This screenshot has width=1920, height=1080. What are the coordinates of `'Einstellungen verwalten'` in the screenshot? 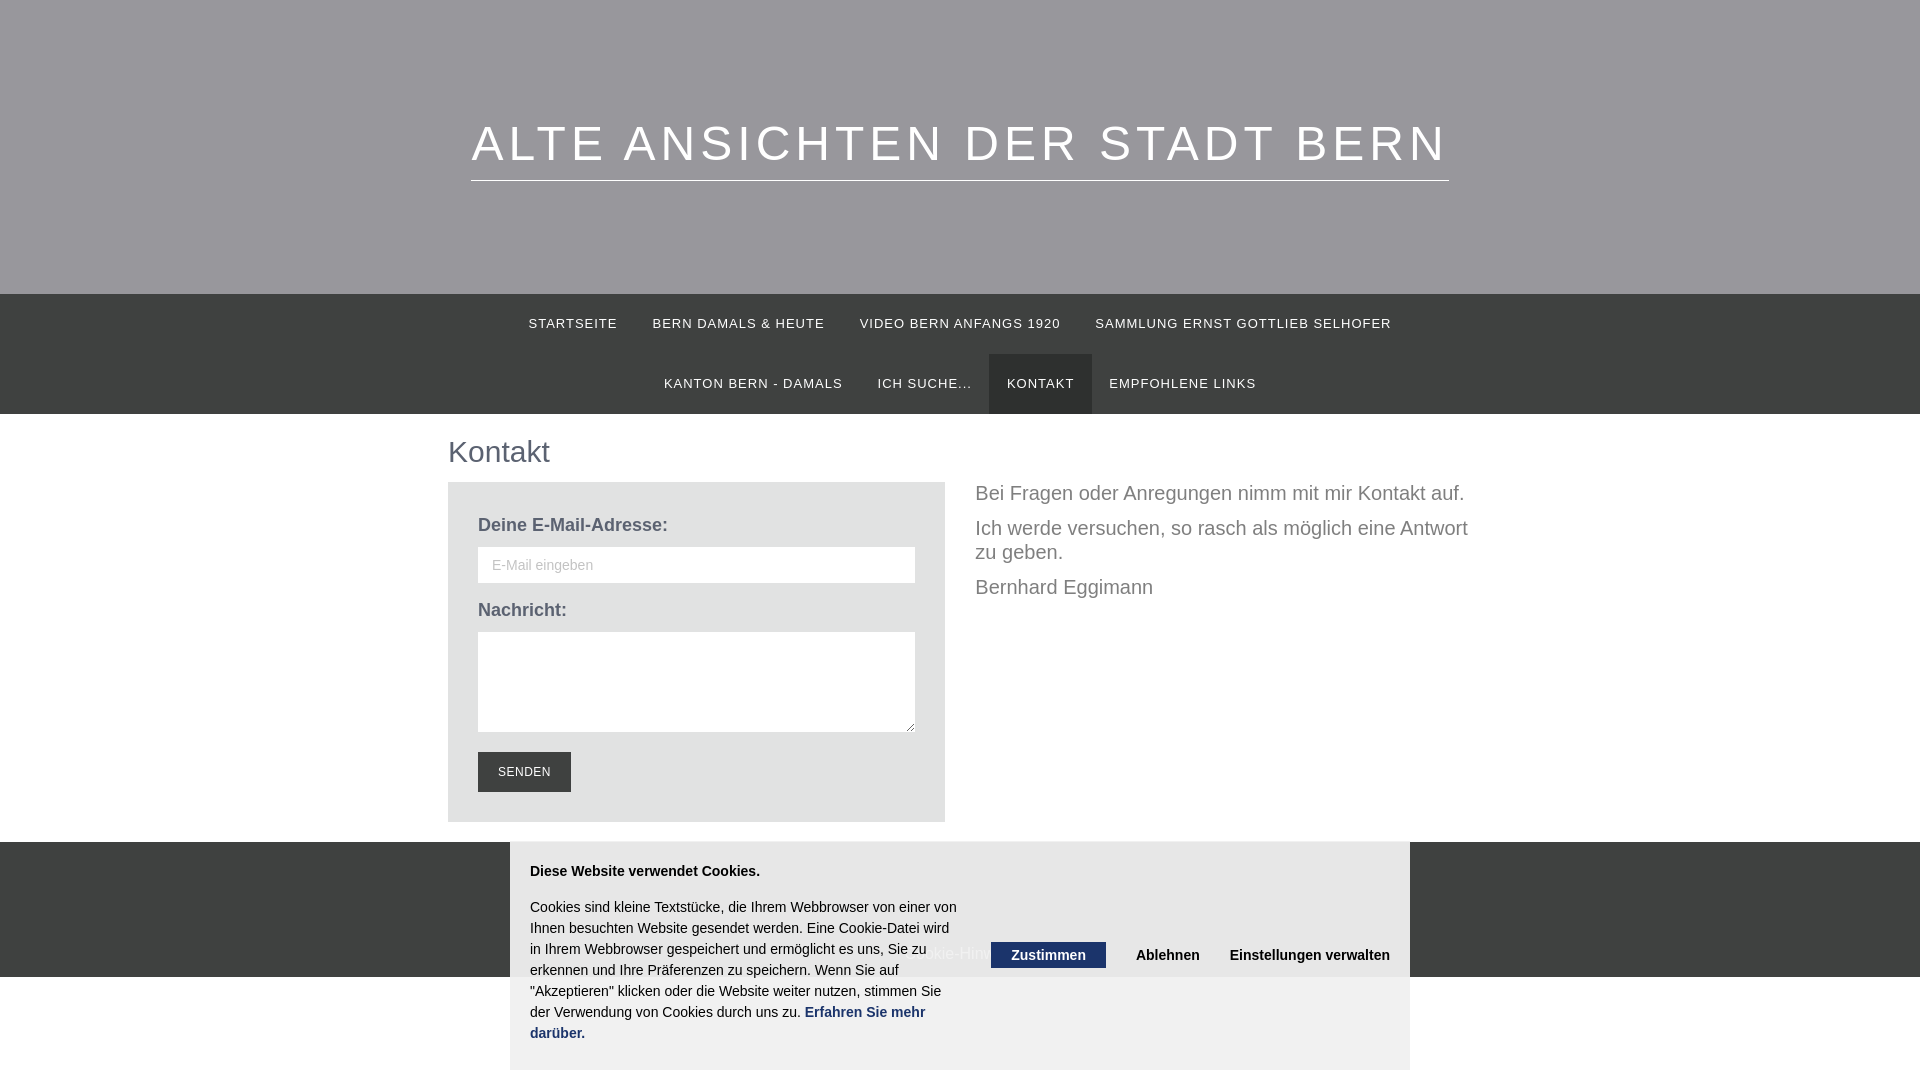 It's located at (1310, 954).